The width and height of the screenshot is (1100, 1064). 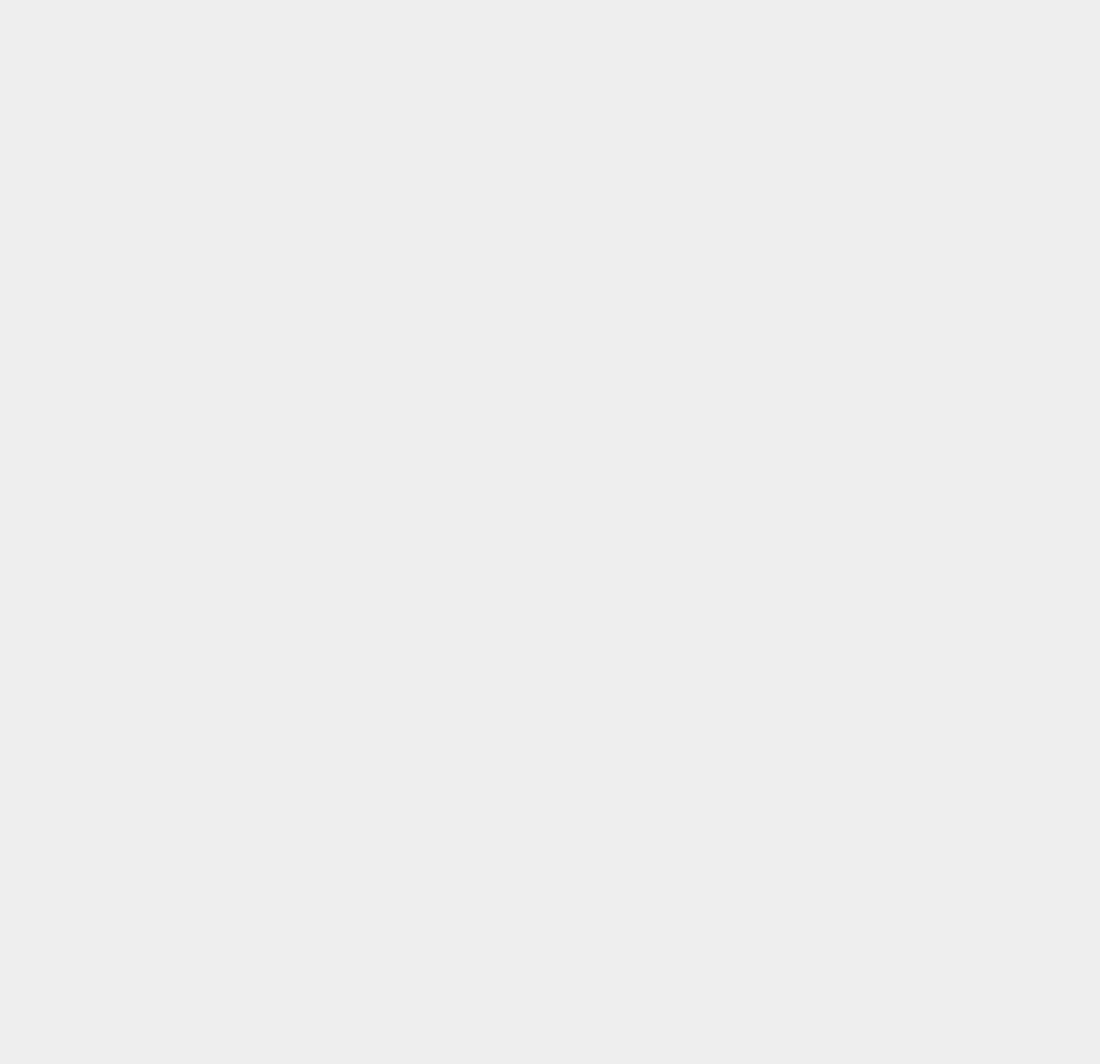 What do you see at coordinates (817, 507) in the screenshot?
I see `'Google Apps'` at bounding box center [817, 507].